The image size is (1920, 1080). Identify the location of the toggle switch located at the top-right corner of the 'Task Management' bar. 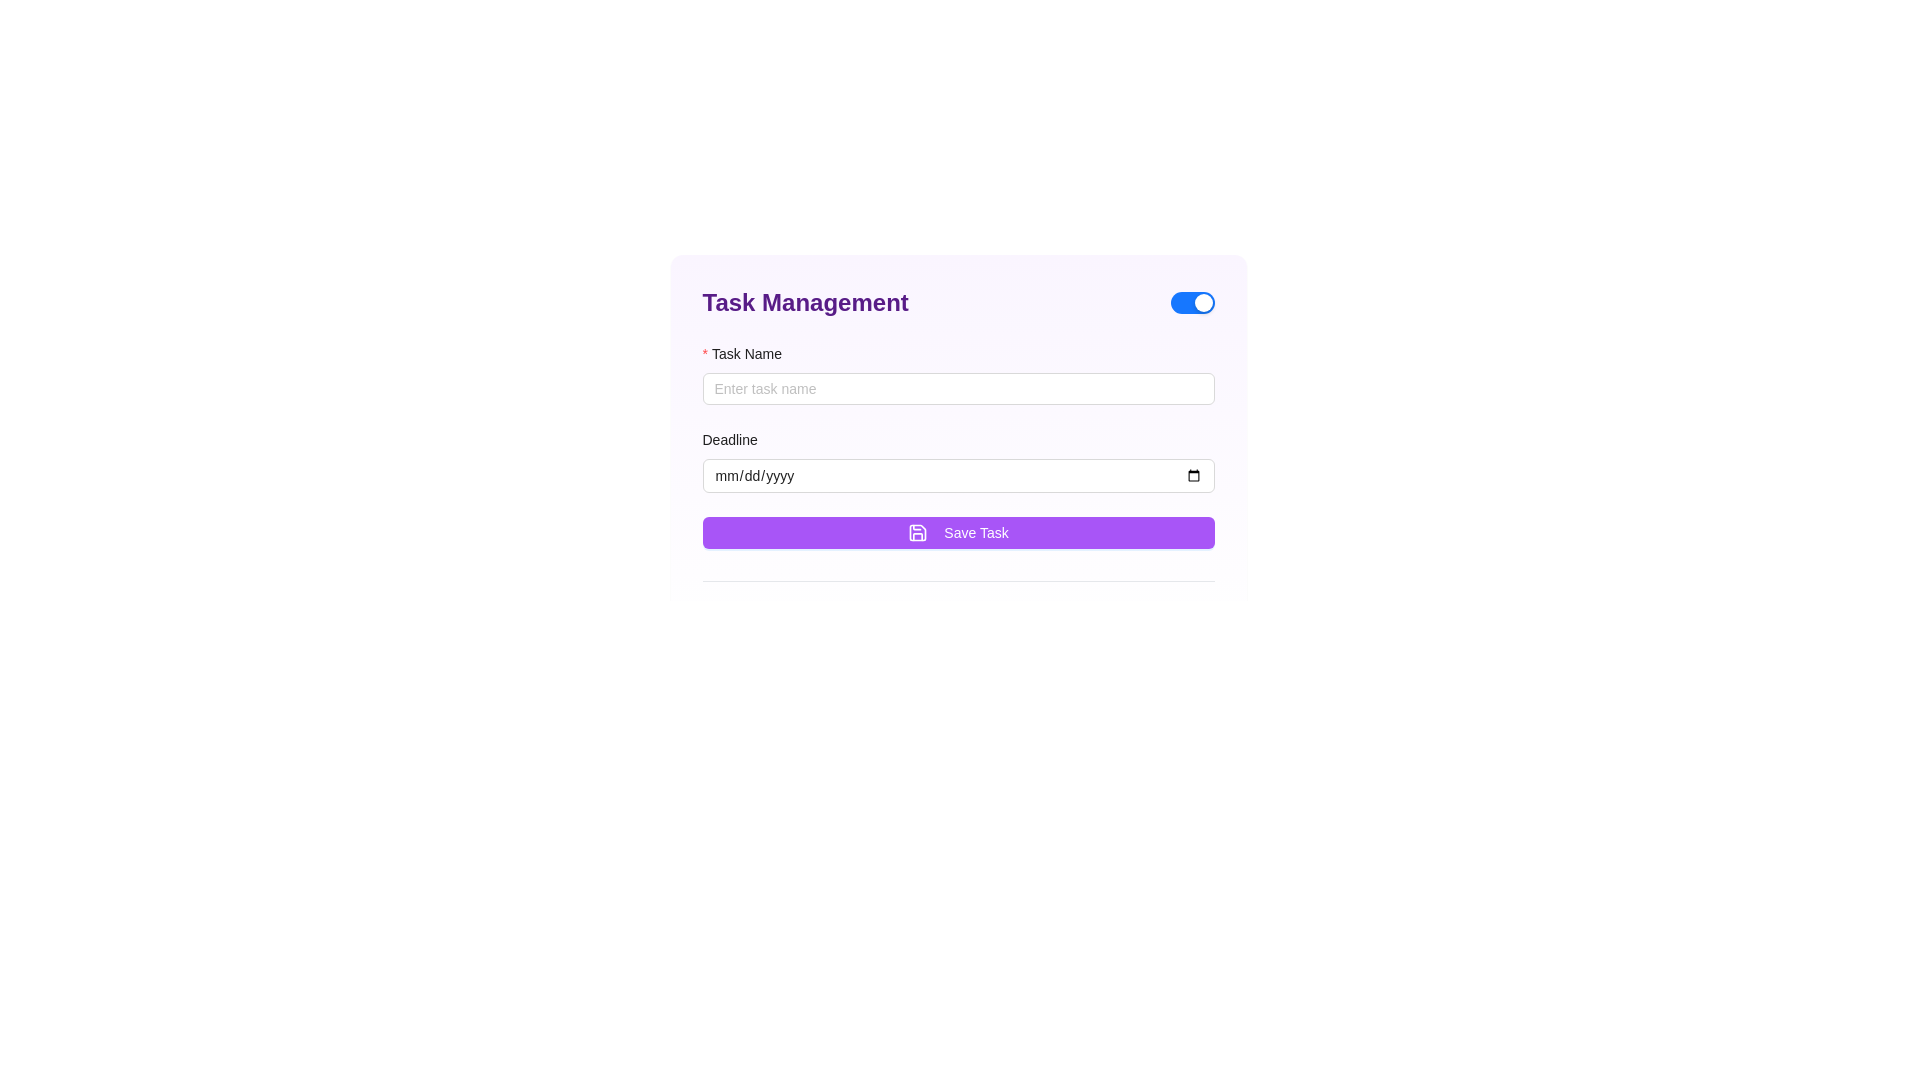
(957, 303).